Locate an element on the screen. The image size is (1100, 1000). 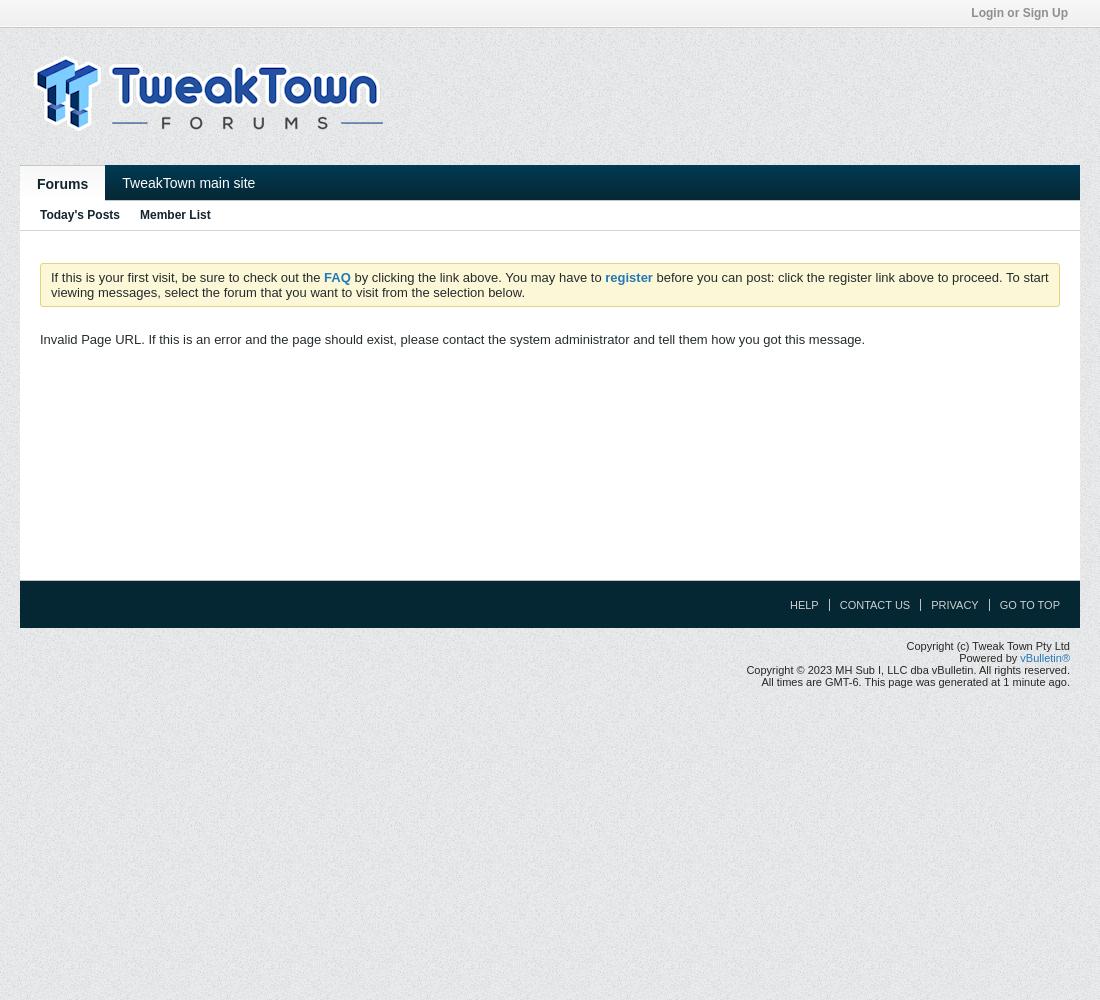
'Help' is located at coordinates (803, 604).